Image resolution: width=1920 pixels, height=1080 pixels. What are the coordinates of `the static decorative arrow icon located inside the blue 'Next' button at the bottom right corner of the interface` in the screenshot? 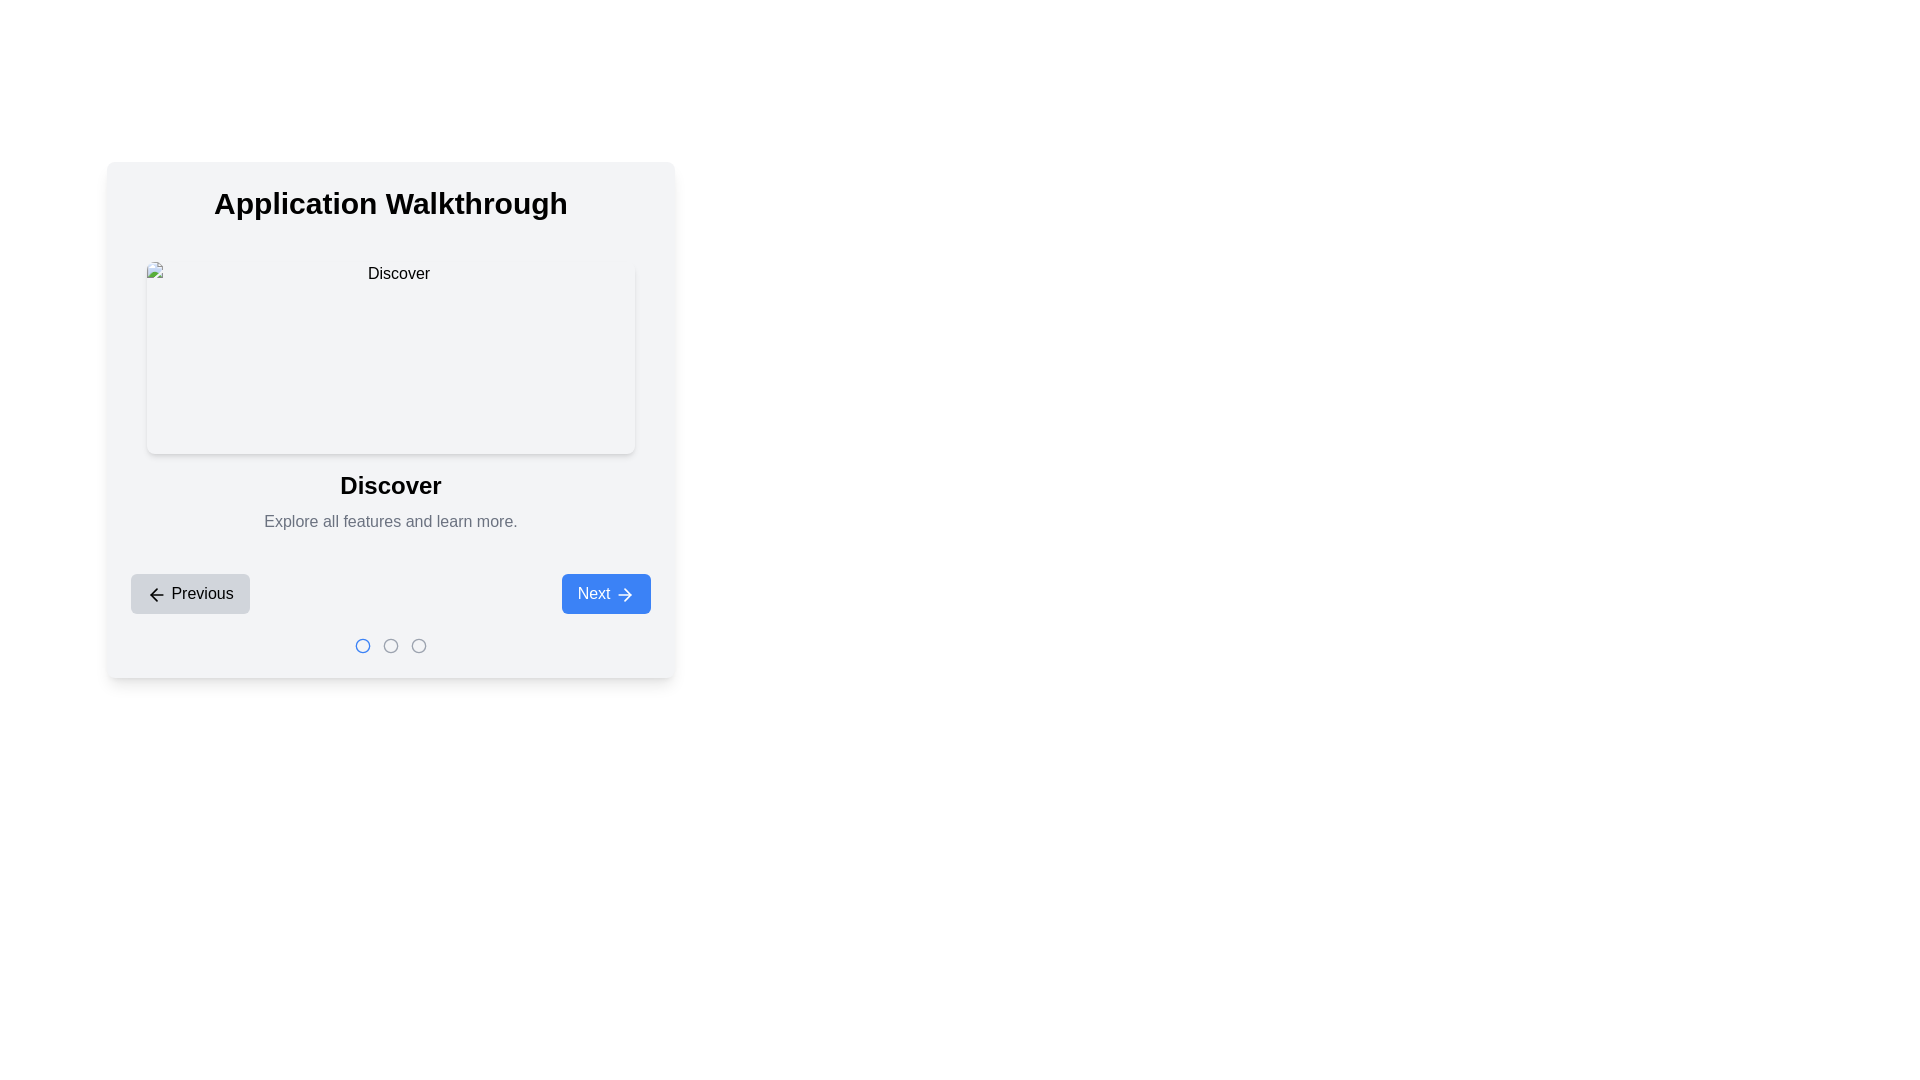 It's located at (623, 593).